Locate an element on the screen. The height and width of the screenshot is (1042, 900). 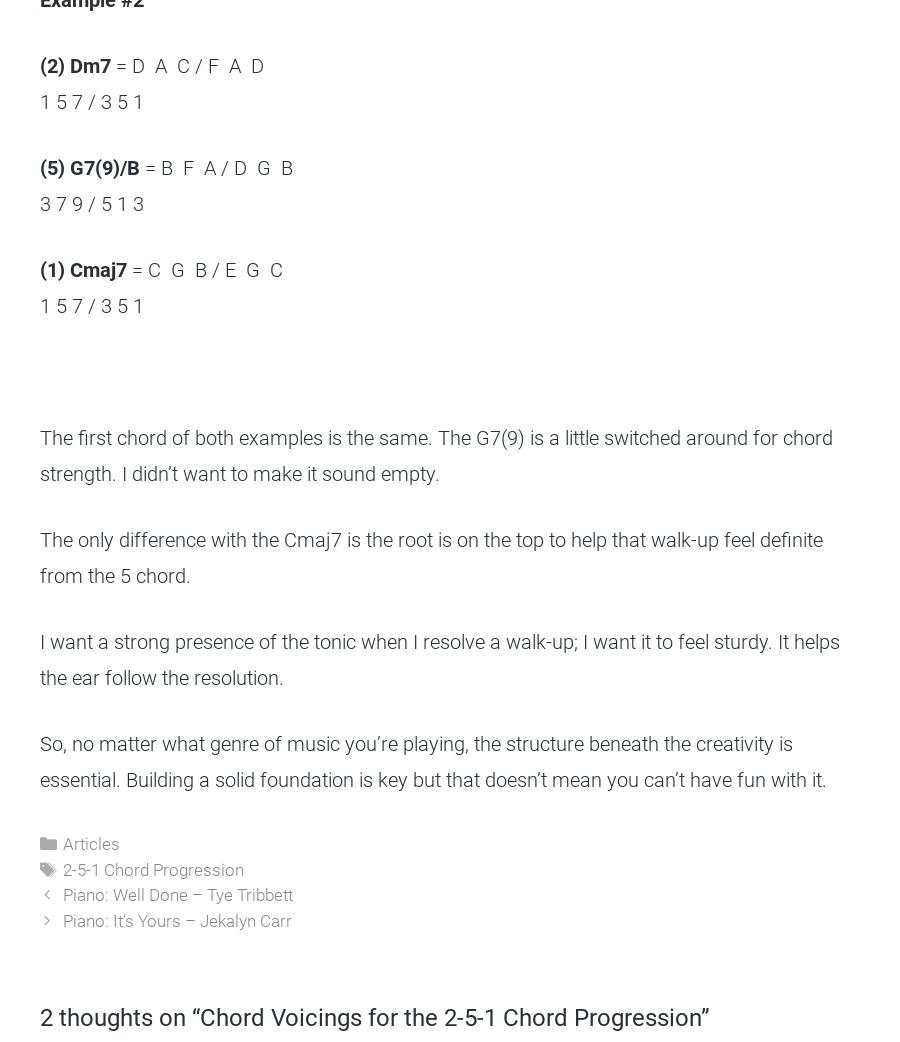
'The only difference with the Cmaj7 is the root is on the top to help that walk-up feel definite from the 5 chord.' is located at coordinates (431, 556).